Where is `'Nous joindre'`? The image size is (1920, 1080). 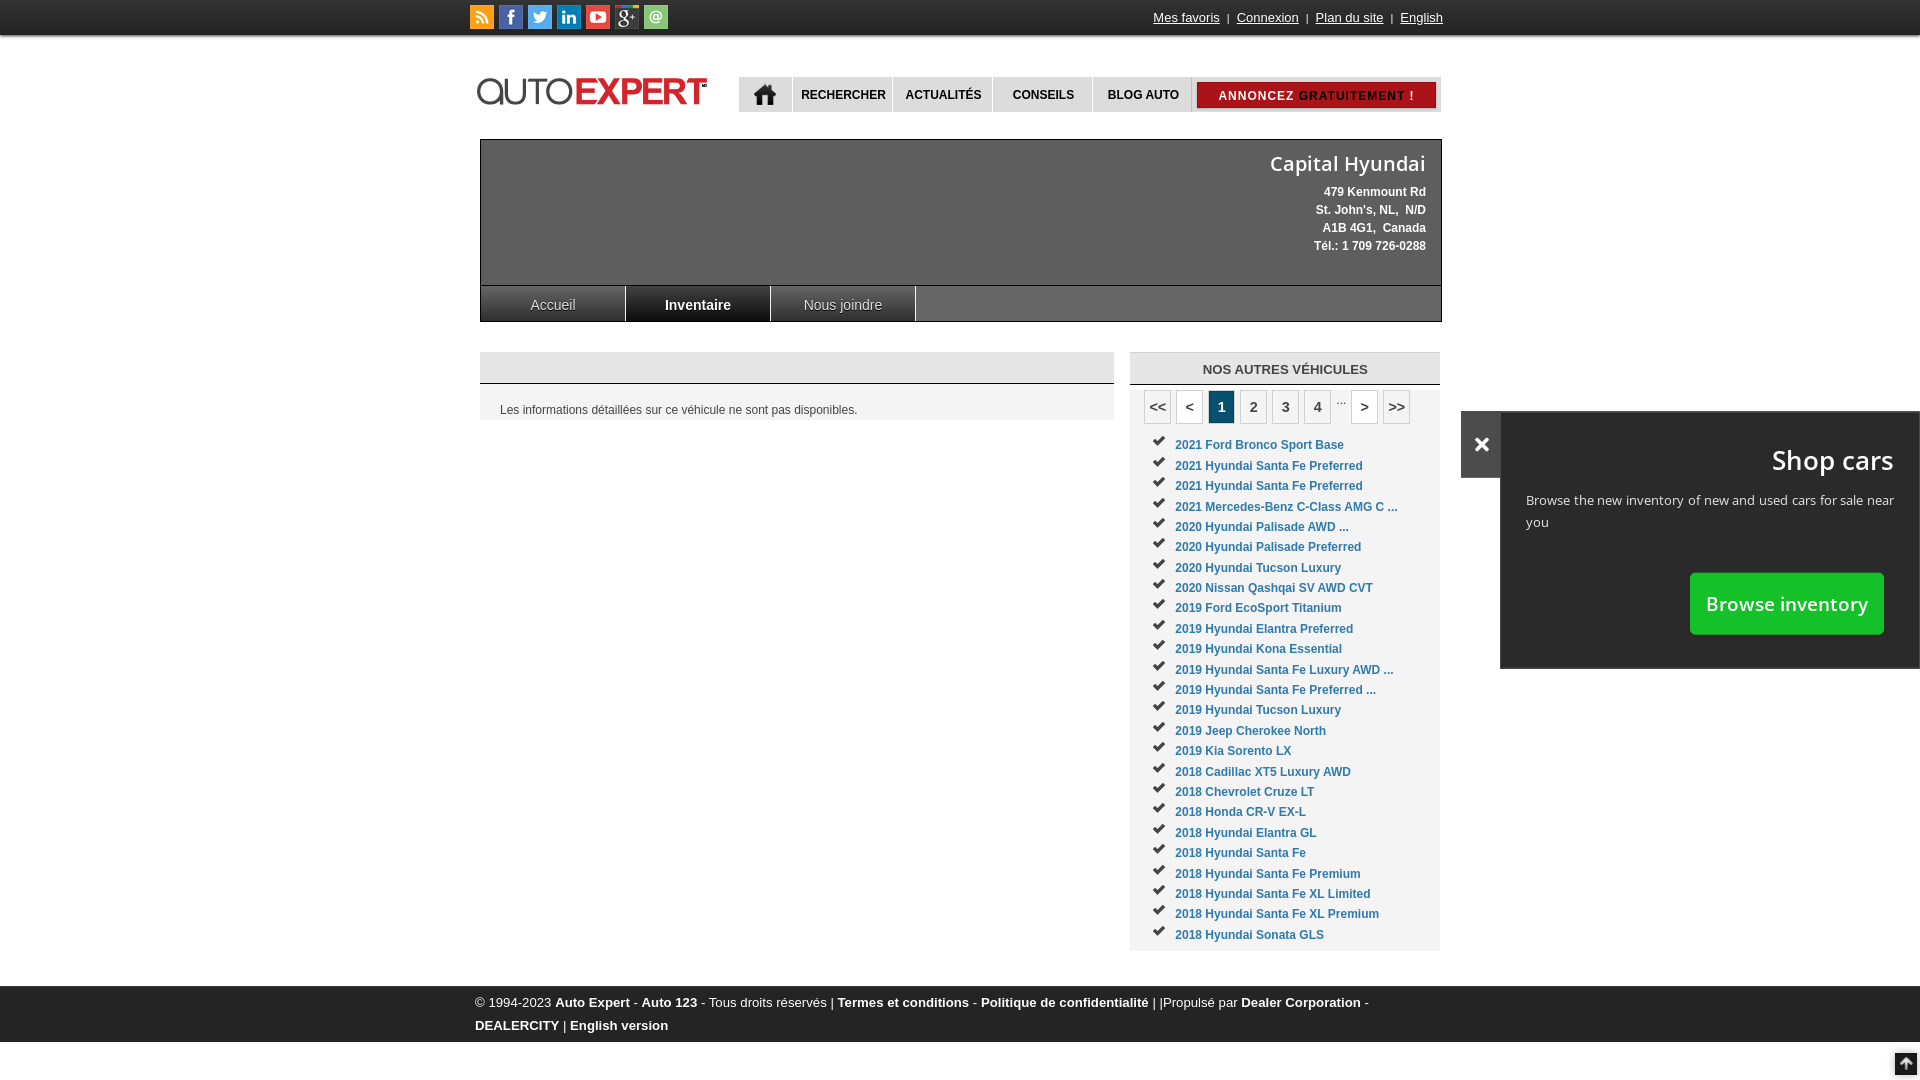
'Nous joindre' is located at coordinates (770, 303).